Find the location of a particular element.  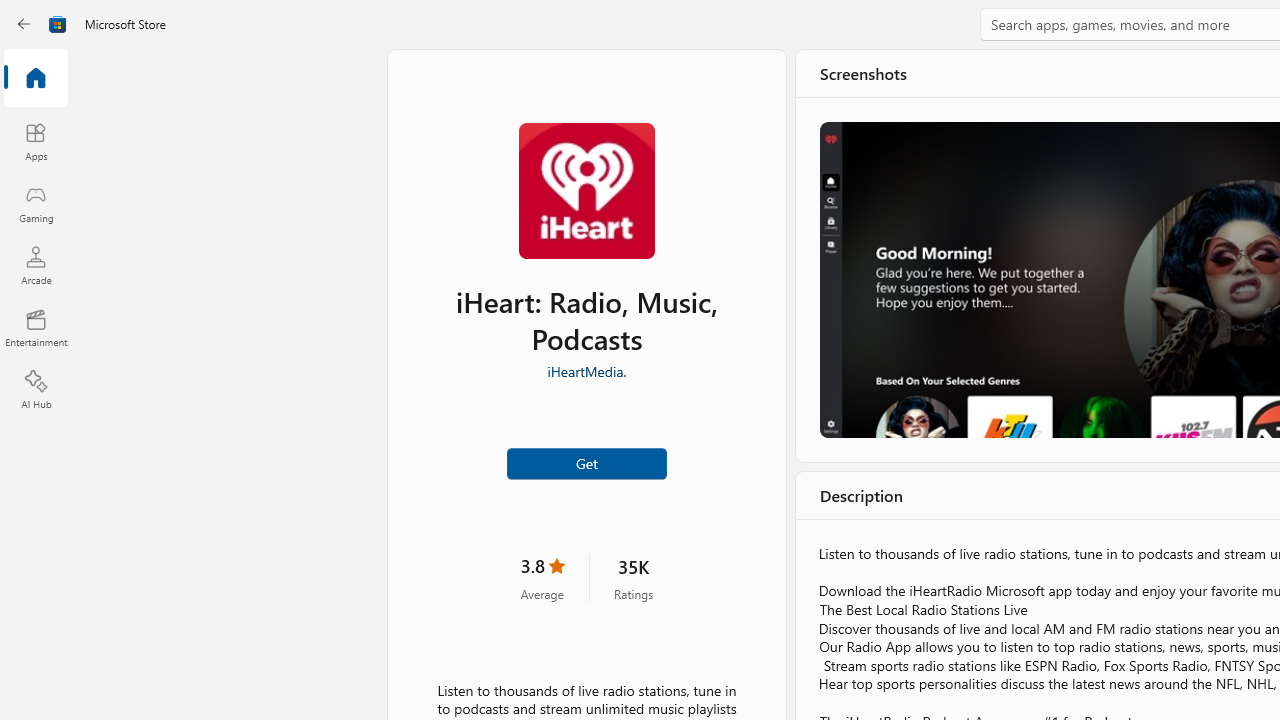

'3.8 stars. Click to skip to ratings and reviews' is located at coordinates (542, 577).